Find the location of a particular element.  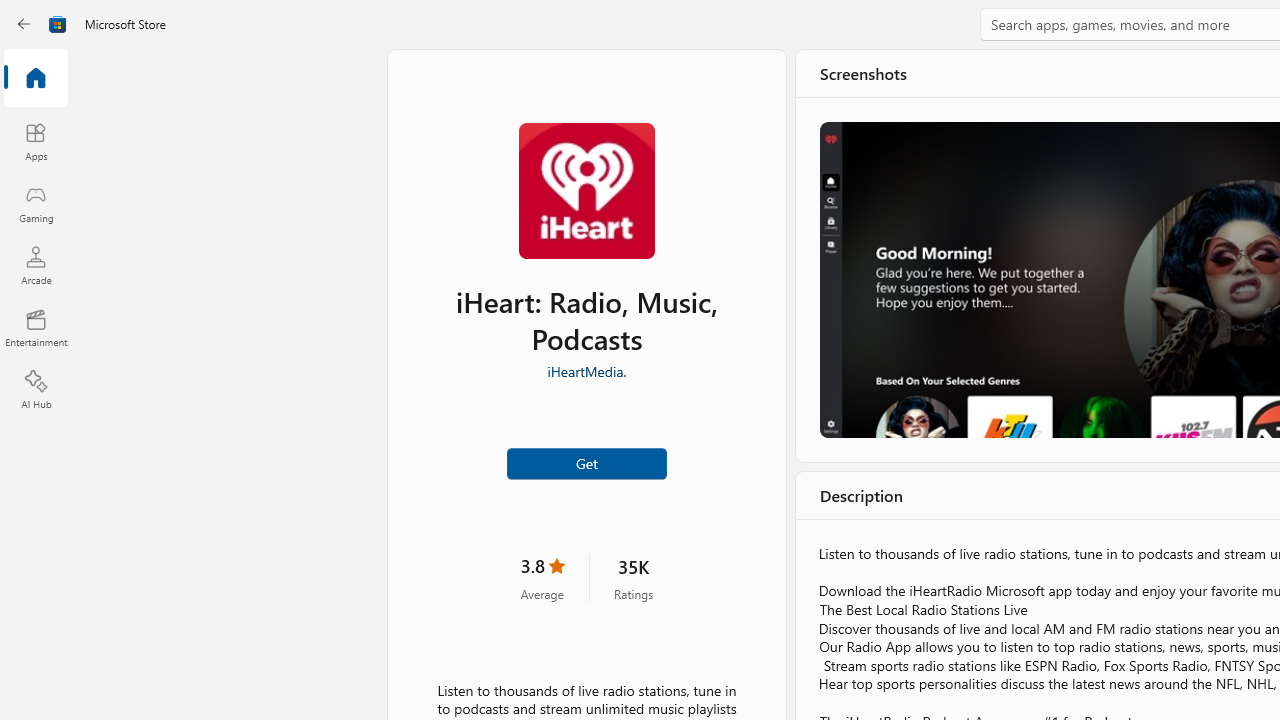

'3.8 stars. Click to skip to ratings and reviews' is located at coordinates (542, 577).